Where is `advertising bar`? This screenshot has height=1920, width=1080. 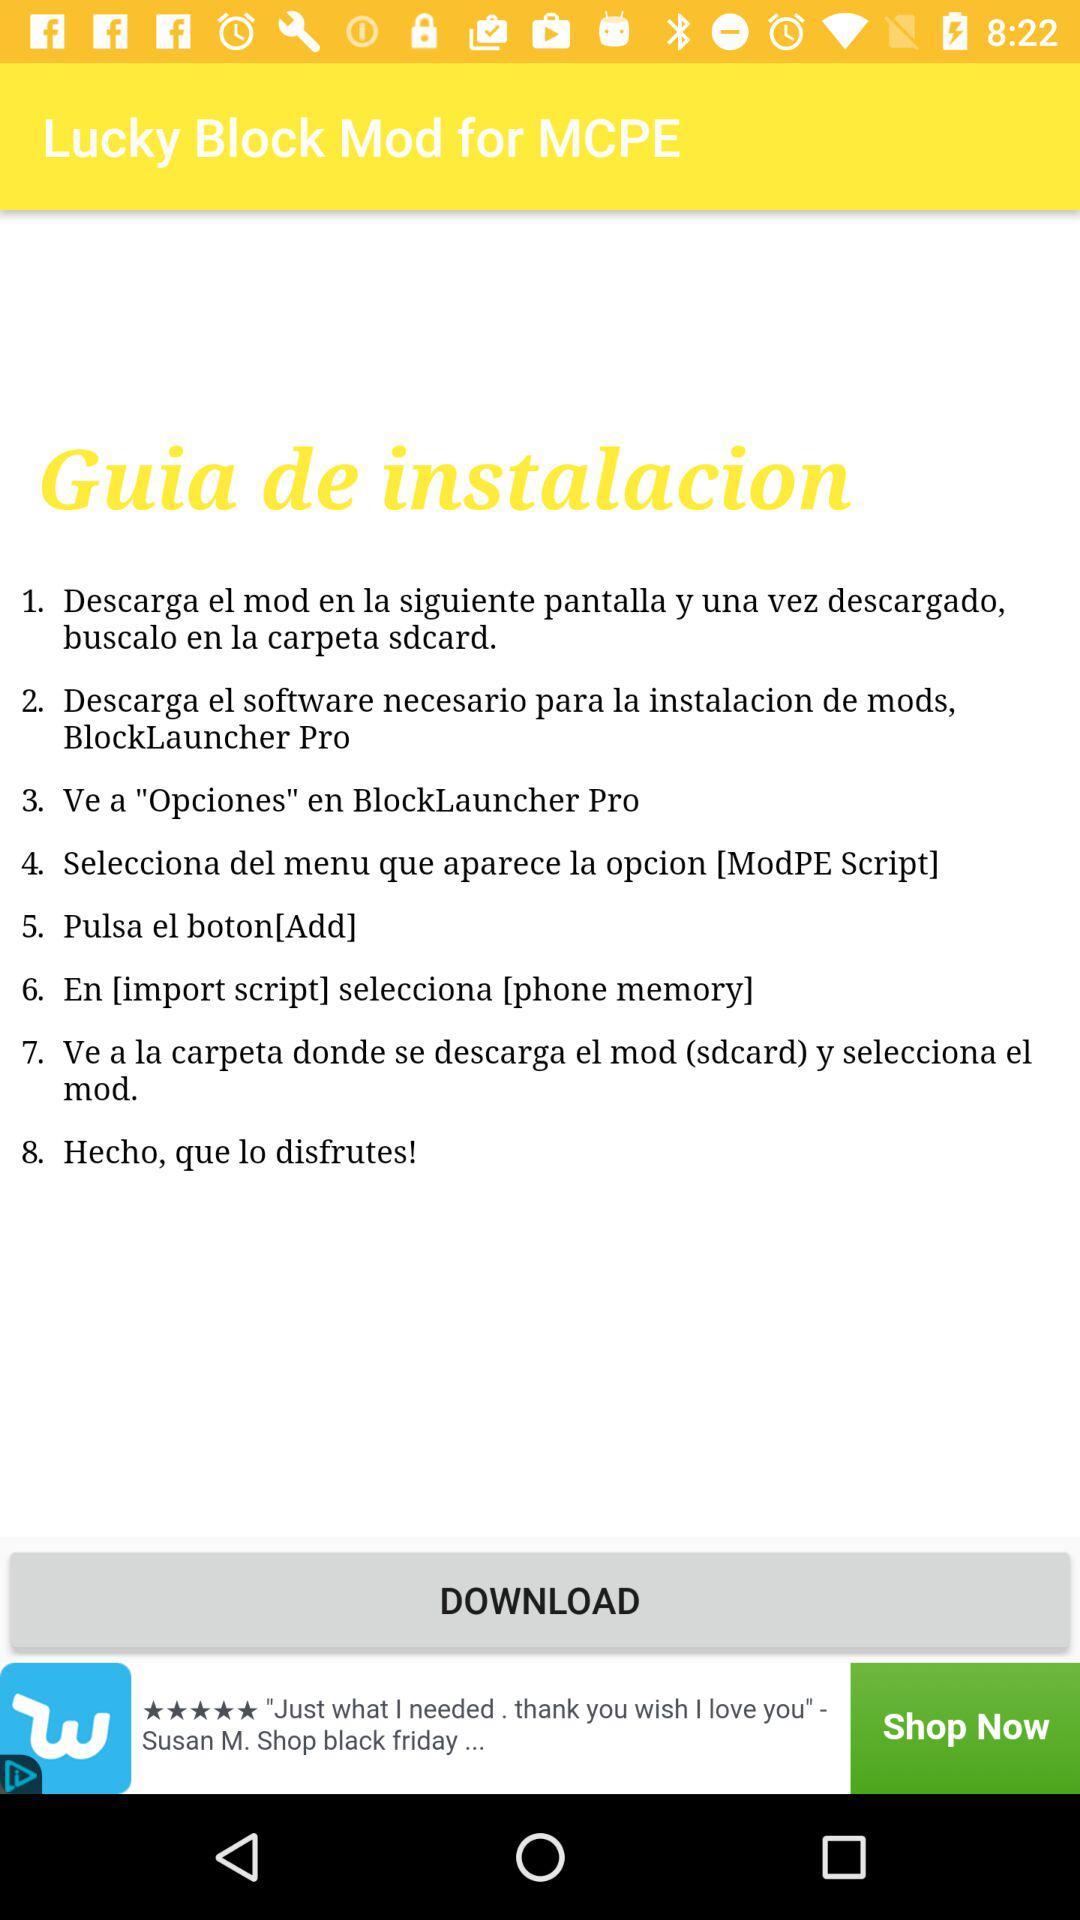 advertising bar is located at coordinates (540, 1727).